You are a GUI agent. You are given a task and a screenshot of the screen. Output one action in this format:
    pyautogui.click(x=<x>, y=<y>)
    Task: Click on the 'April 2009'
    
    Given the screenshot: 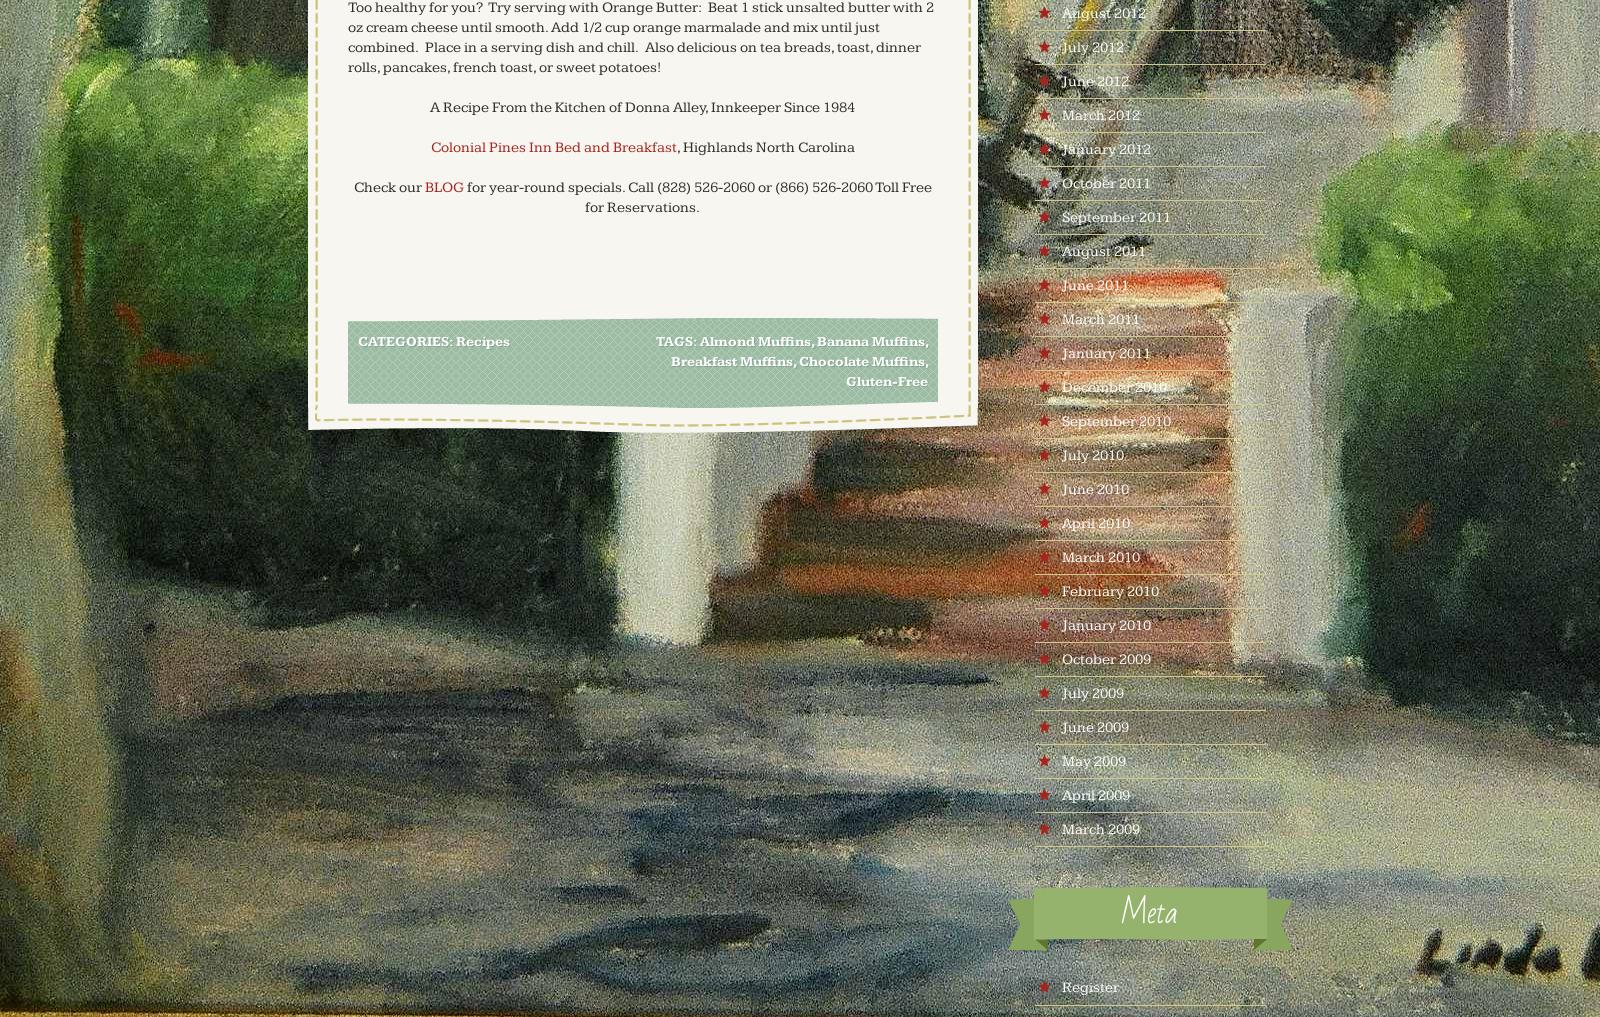 What is the action you would take?
    pyautogui.click(x=1095, y=794)
    